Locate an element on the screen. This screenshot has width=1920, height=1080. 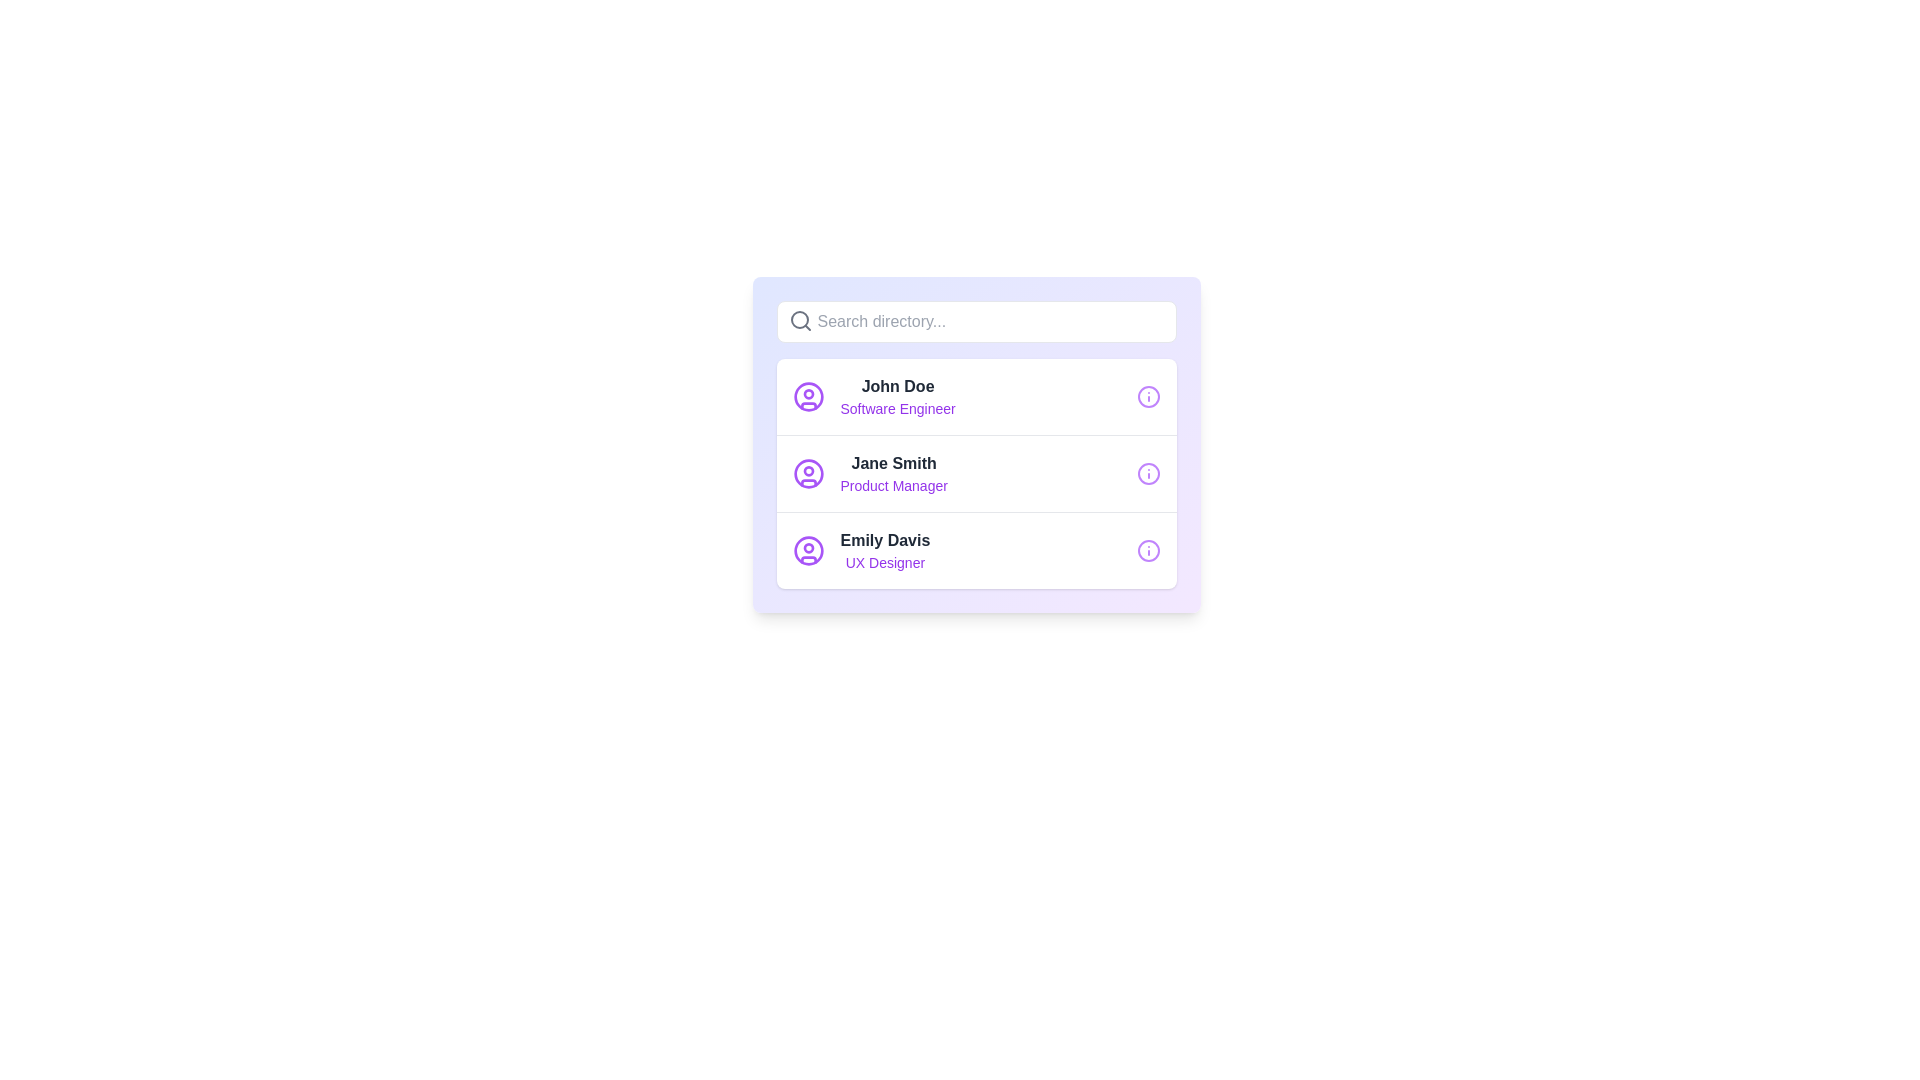
the third Card item in the list that displays user information, showing the name and title of an individual is located at coordinates (976, 550).